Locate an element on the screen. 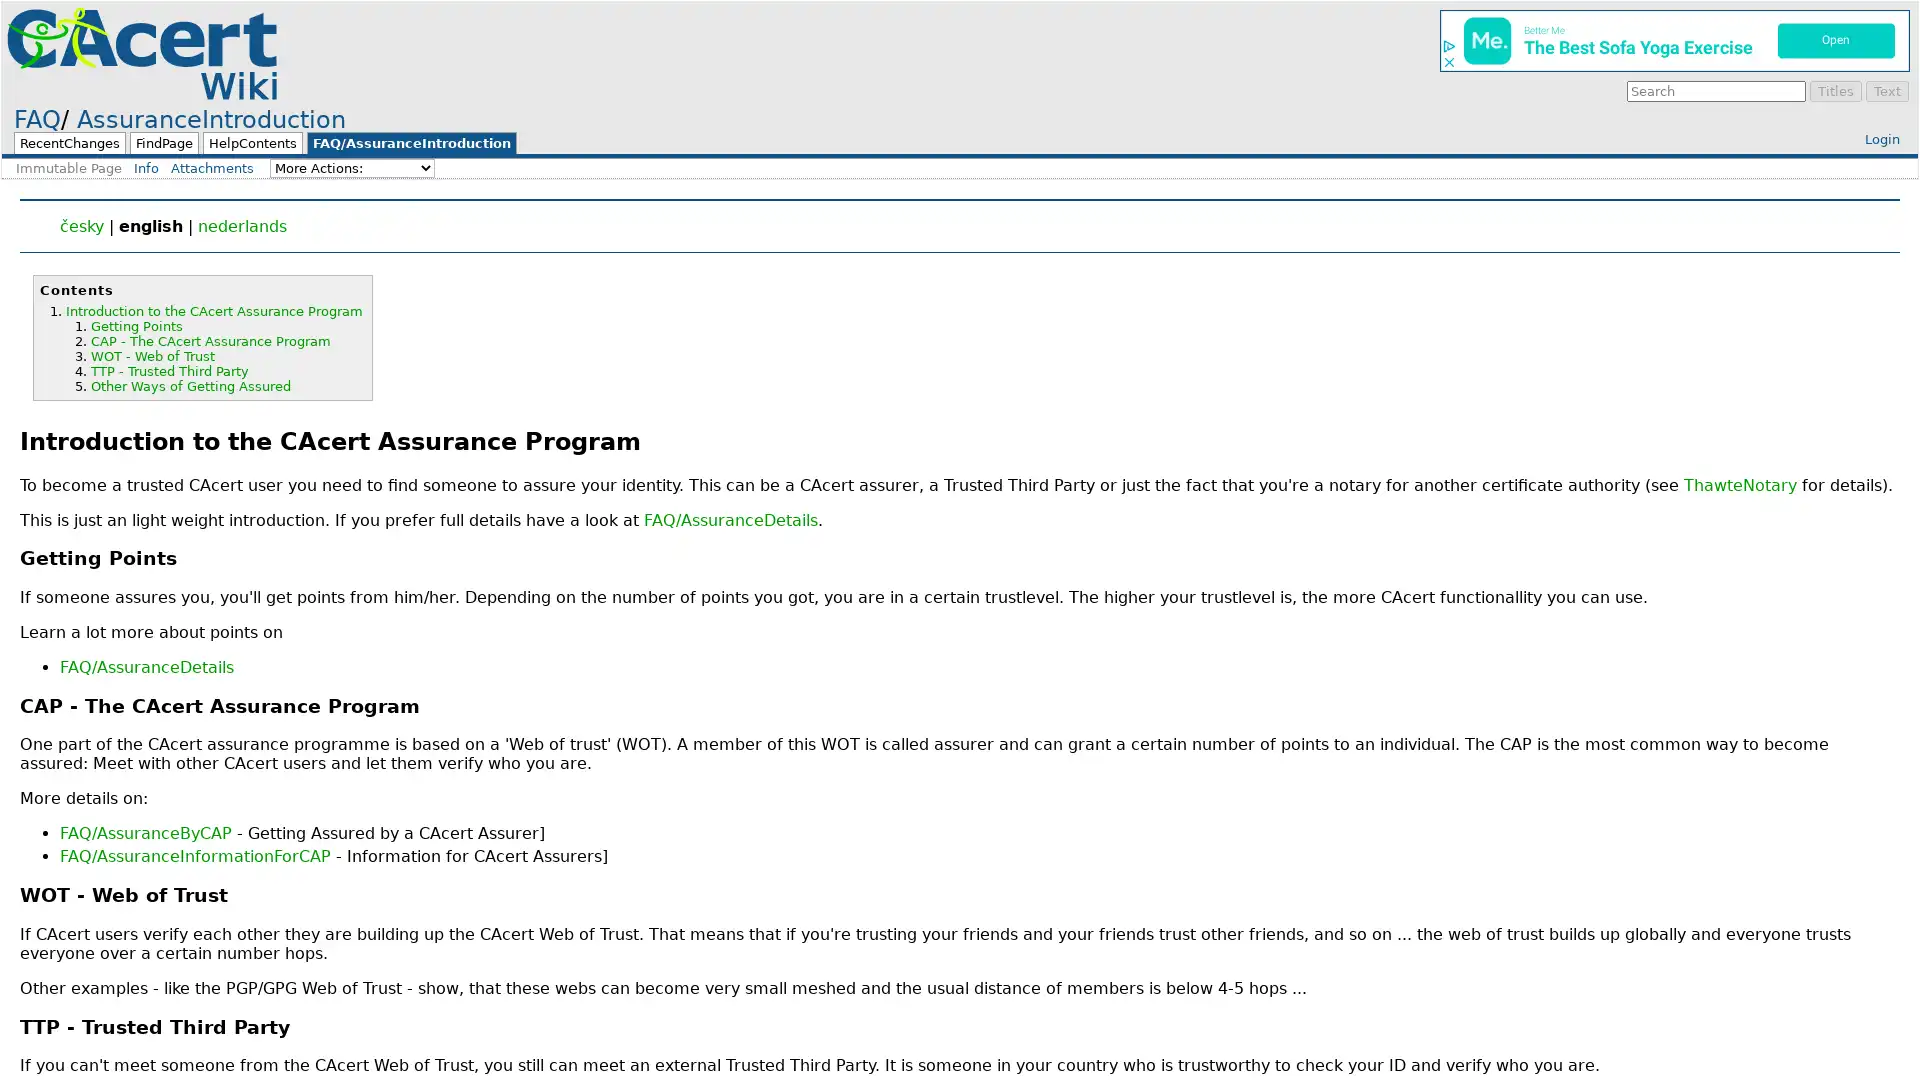 The height and width of the screenshot is (1080, 1920). Titles is located at coordinates (1836, 91).